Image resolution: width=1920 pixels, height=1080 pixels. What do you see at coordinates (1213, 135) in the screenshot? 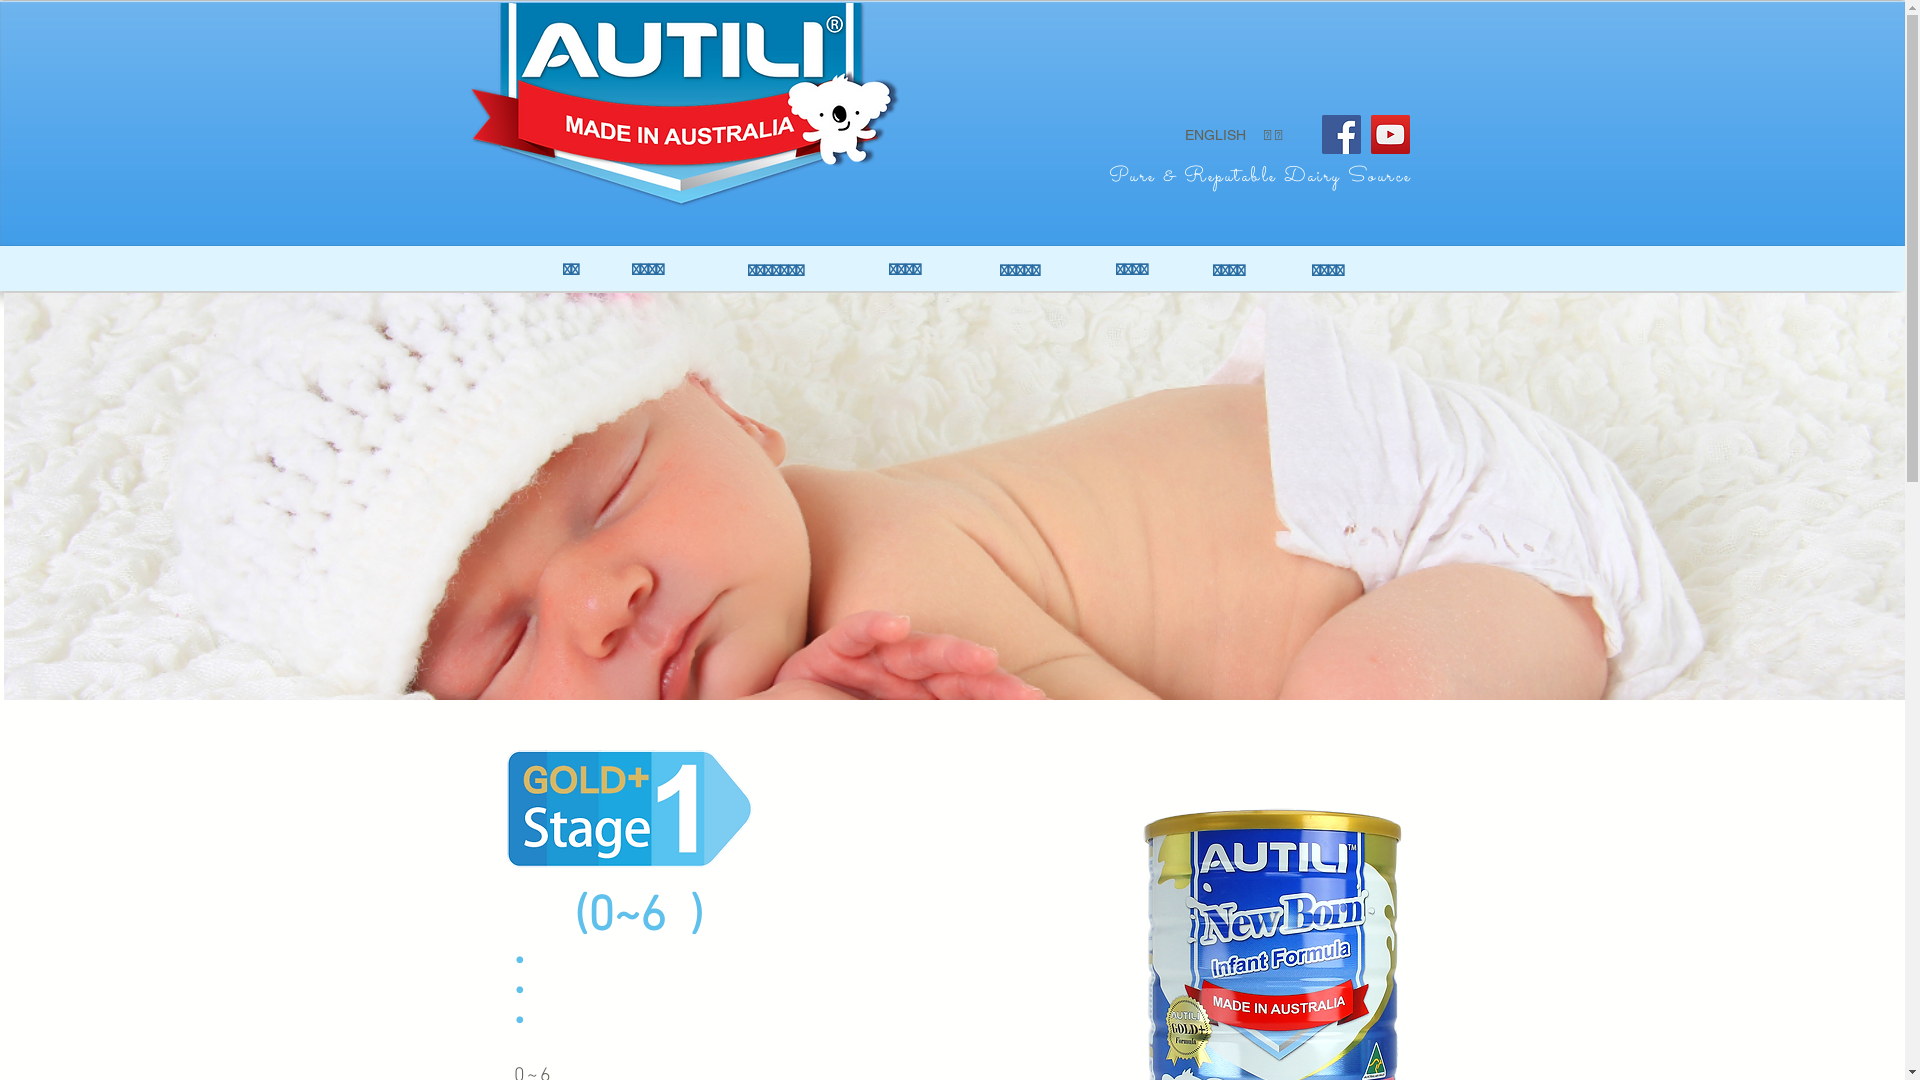
I see `'ENGLISH'` at bounding box center [1213, 135].